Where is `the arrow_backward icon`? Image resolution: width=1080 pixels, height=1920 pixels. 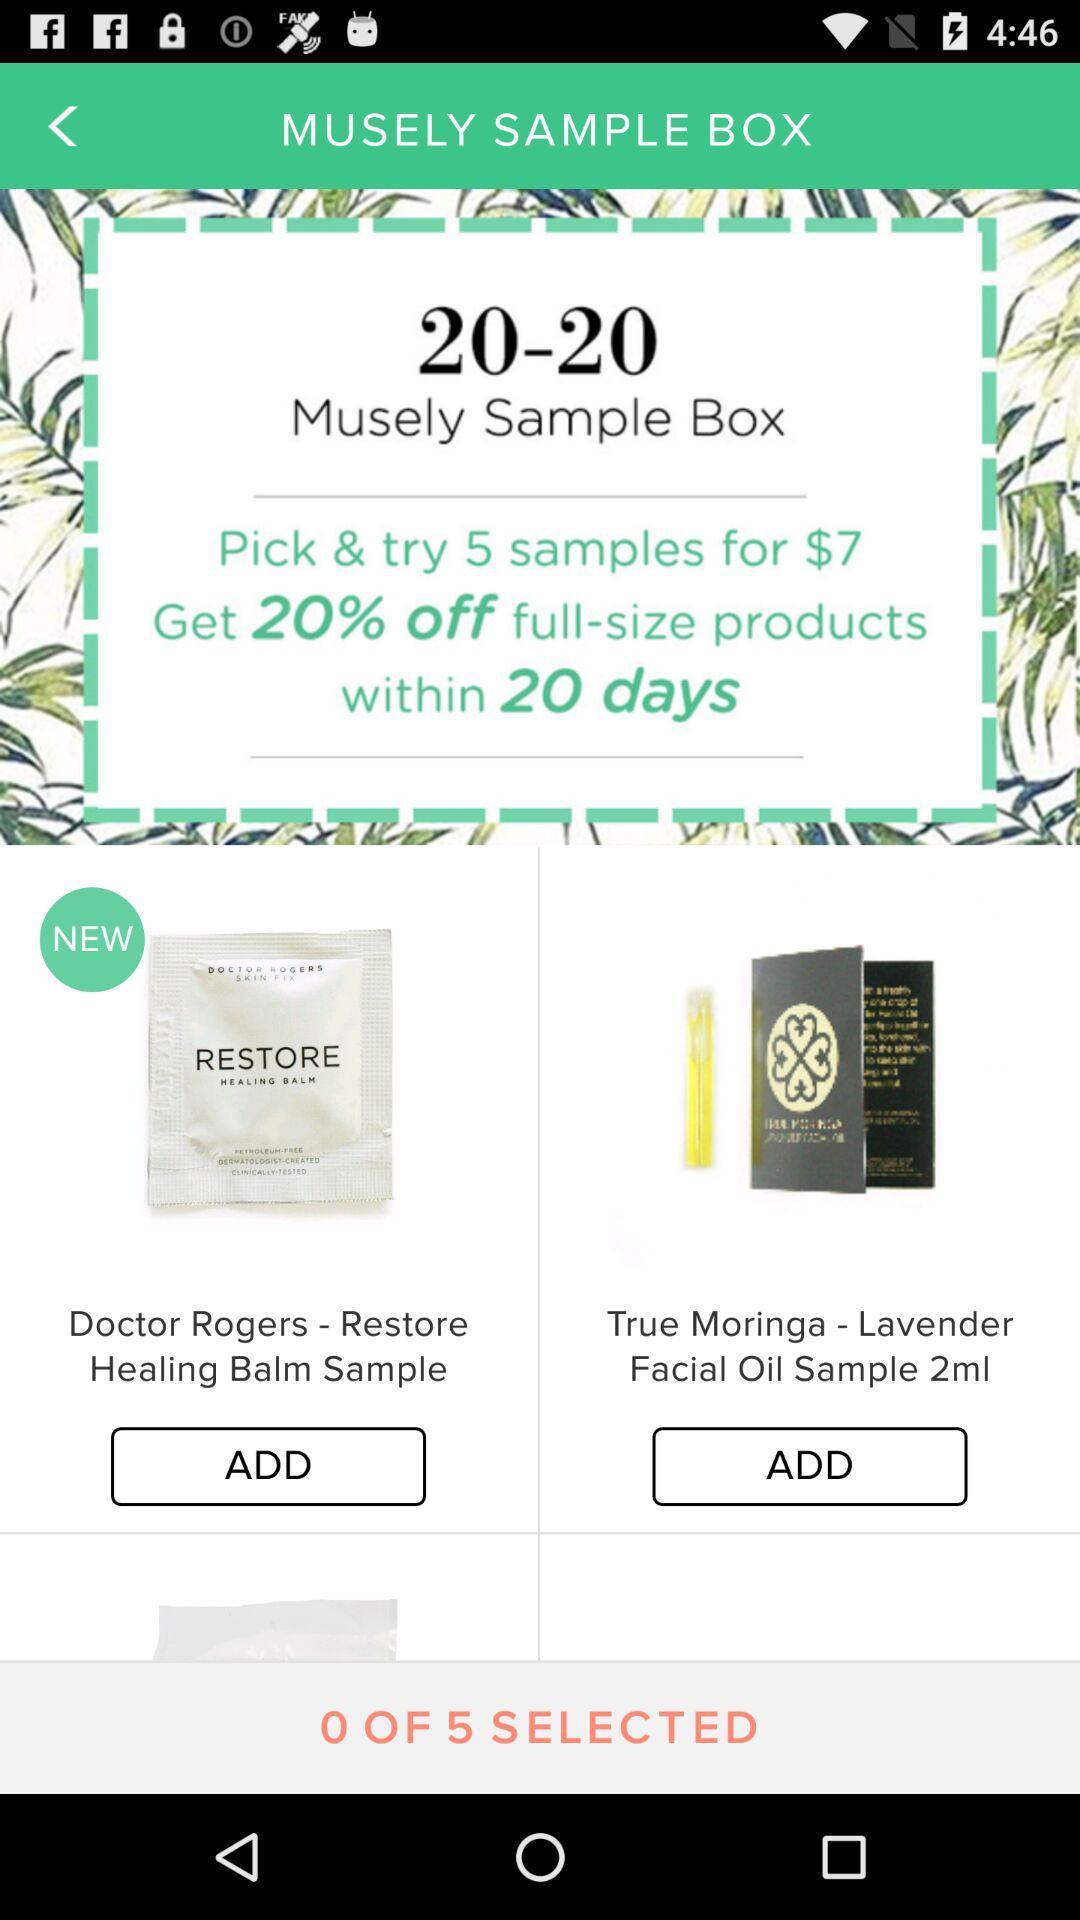 the arrow_backward icon is located at coordinates (61, 133).